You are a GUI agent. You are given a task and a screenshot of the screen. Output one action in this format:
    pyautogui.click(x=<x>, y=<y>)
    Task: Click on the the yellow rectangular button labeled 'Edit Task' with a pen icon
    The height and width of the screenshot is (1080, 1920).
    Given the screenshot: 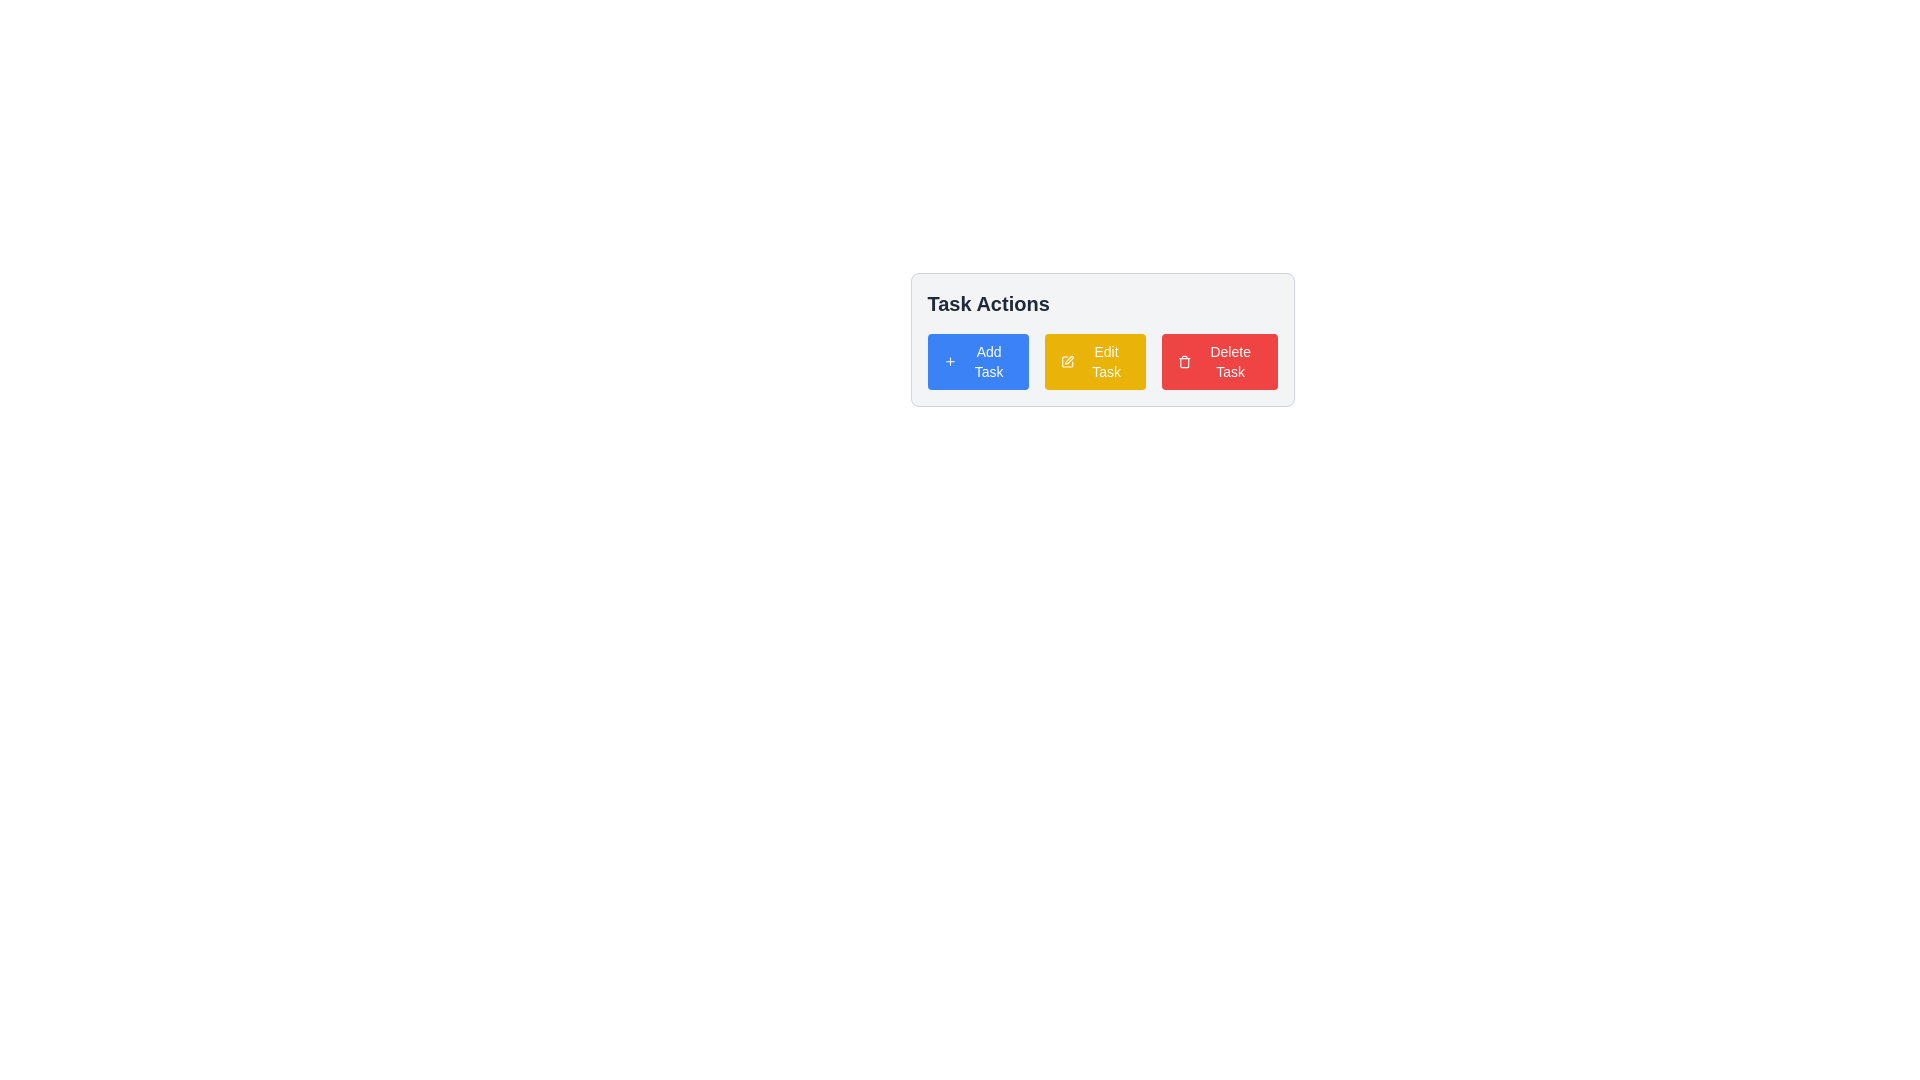 What is the action you would take?
    pyautogui.click(x=1101, y=362)
    